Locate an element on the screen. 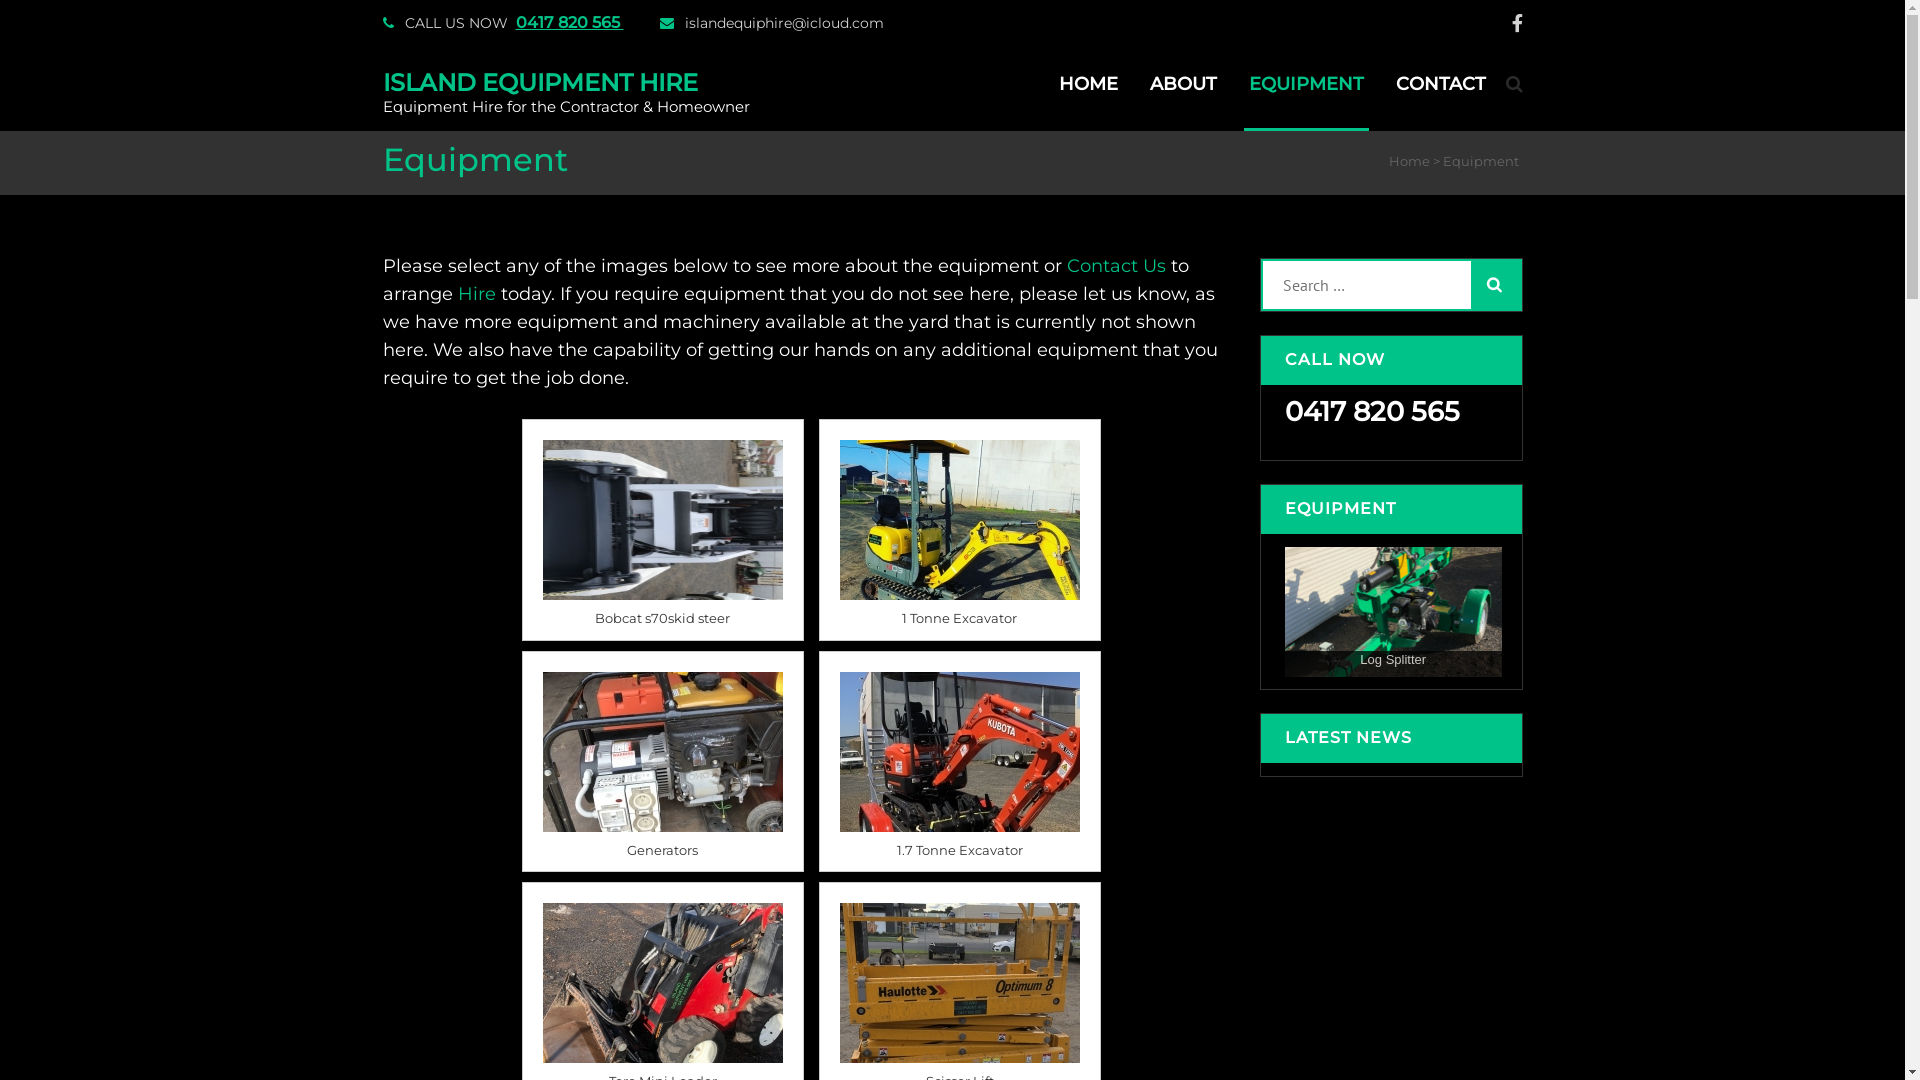 The height and width of the screenshot is (1080, 1920). 'Home' is located at coordinates (1407, 160).